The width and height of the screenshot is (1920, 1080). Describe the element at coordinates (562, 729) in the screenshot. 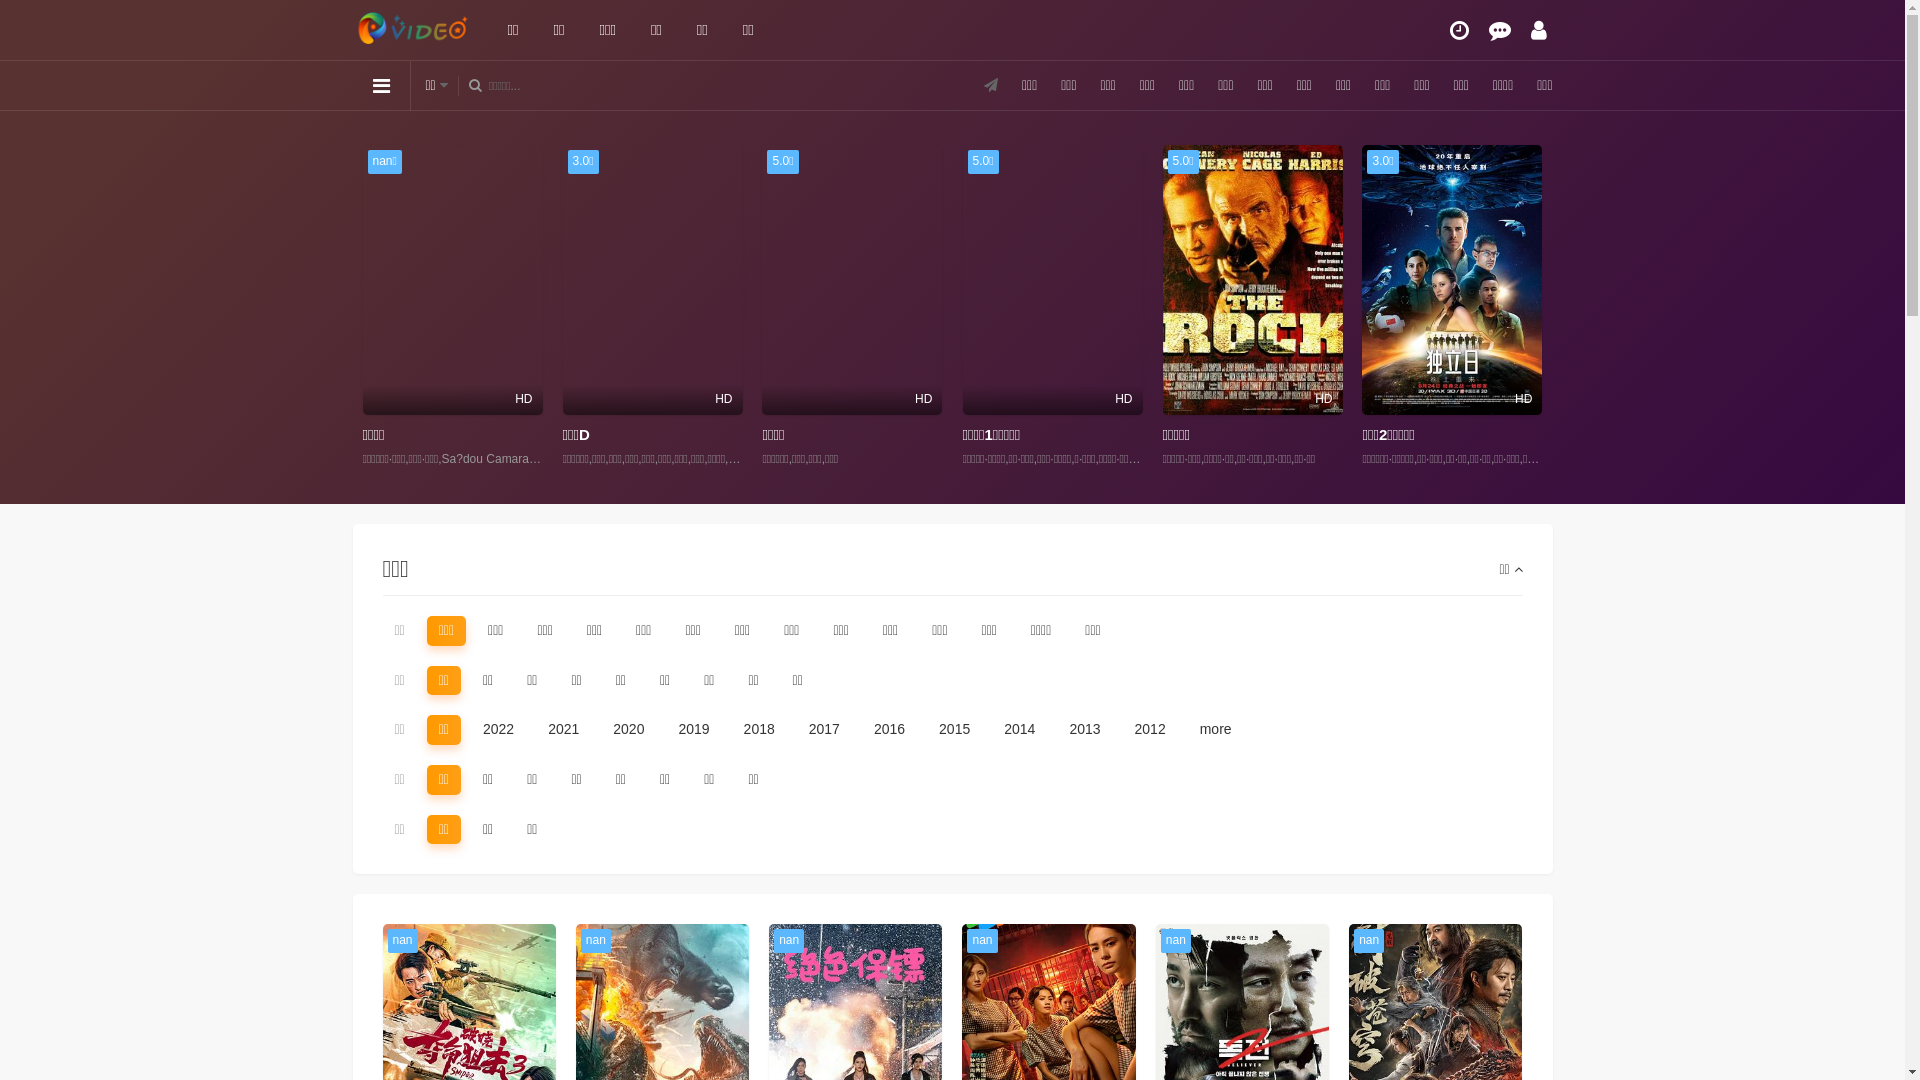

I see `'2021'` at that location.